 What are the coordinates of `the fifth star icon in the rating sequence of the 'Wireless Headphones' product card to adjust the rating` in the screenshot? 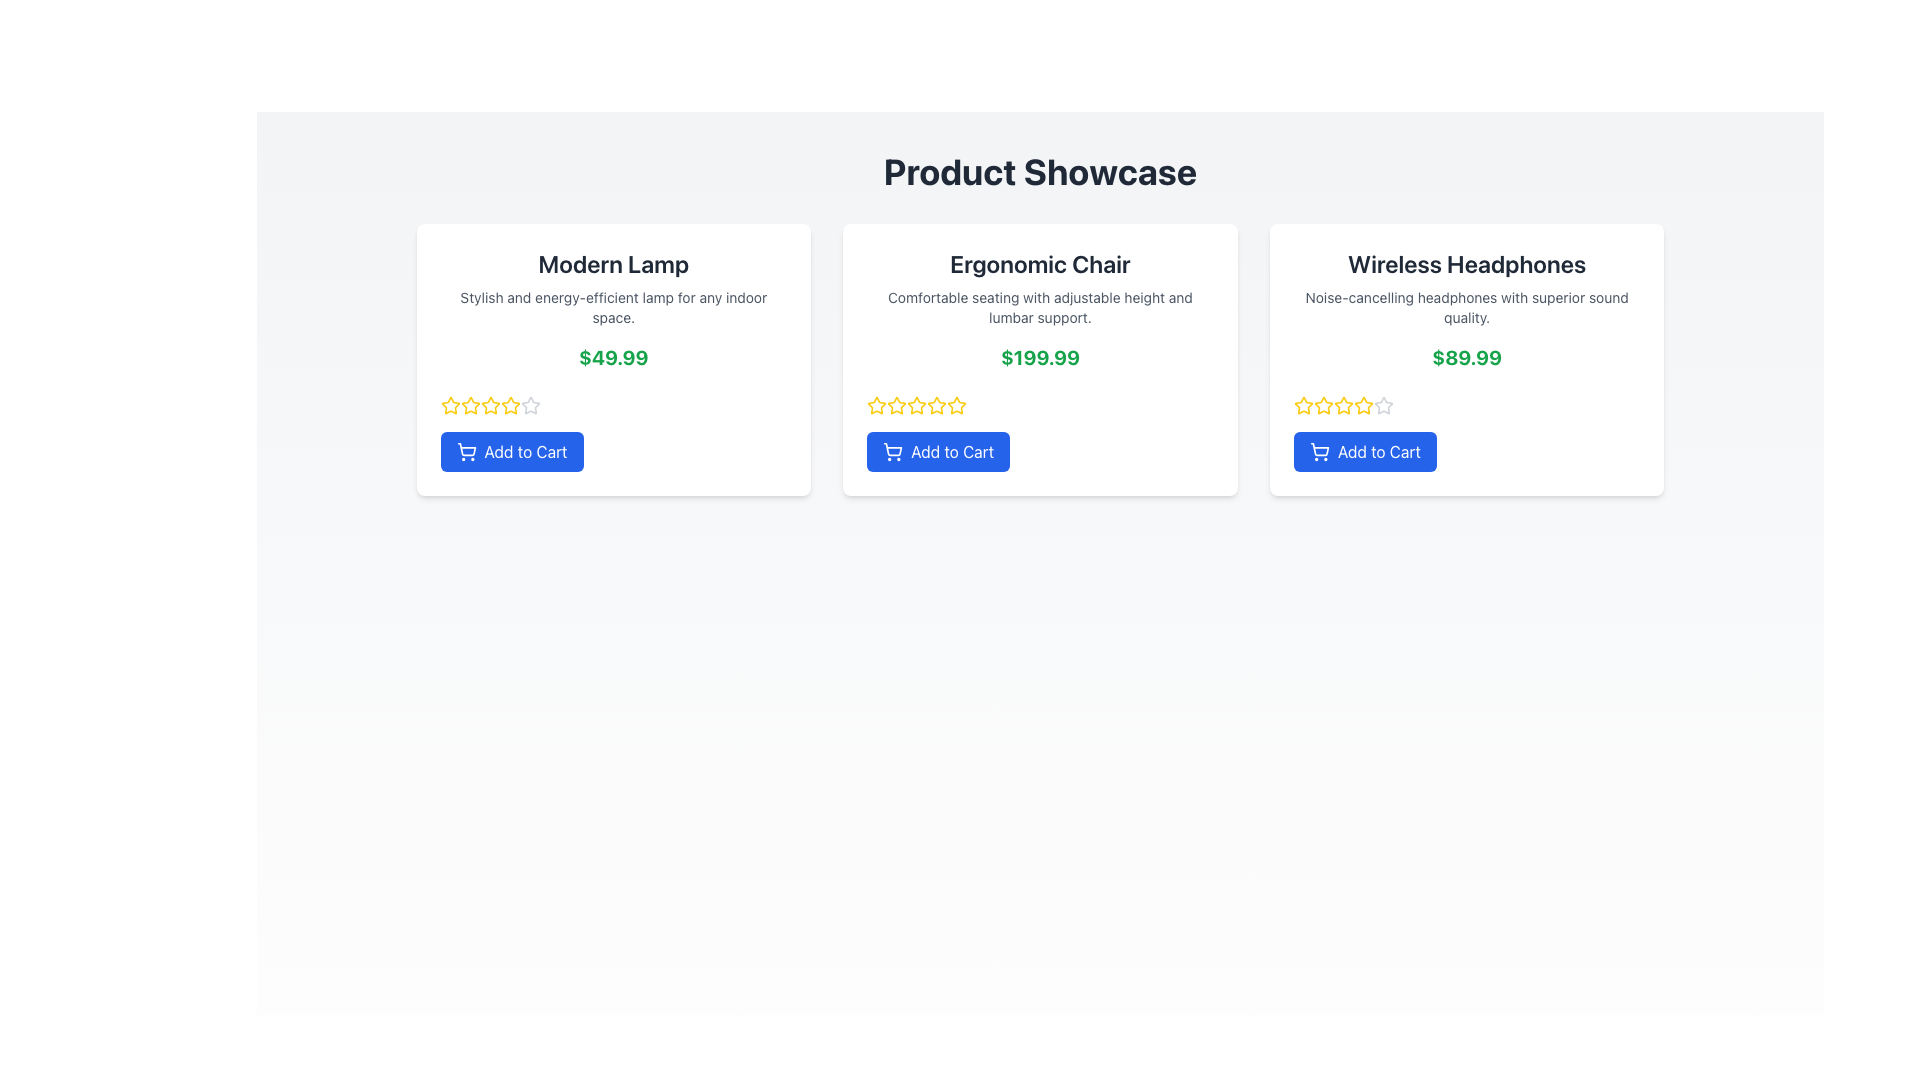 It's located at (1362, 405).